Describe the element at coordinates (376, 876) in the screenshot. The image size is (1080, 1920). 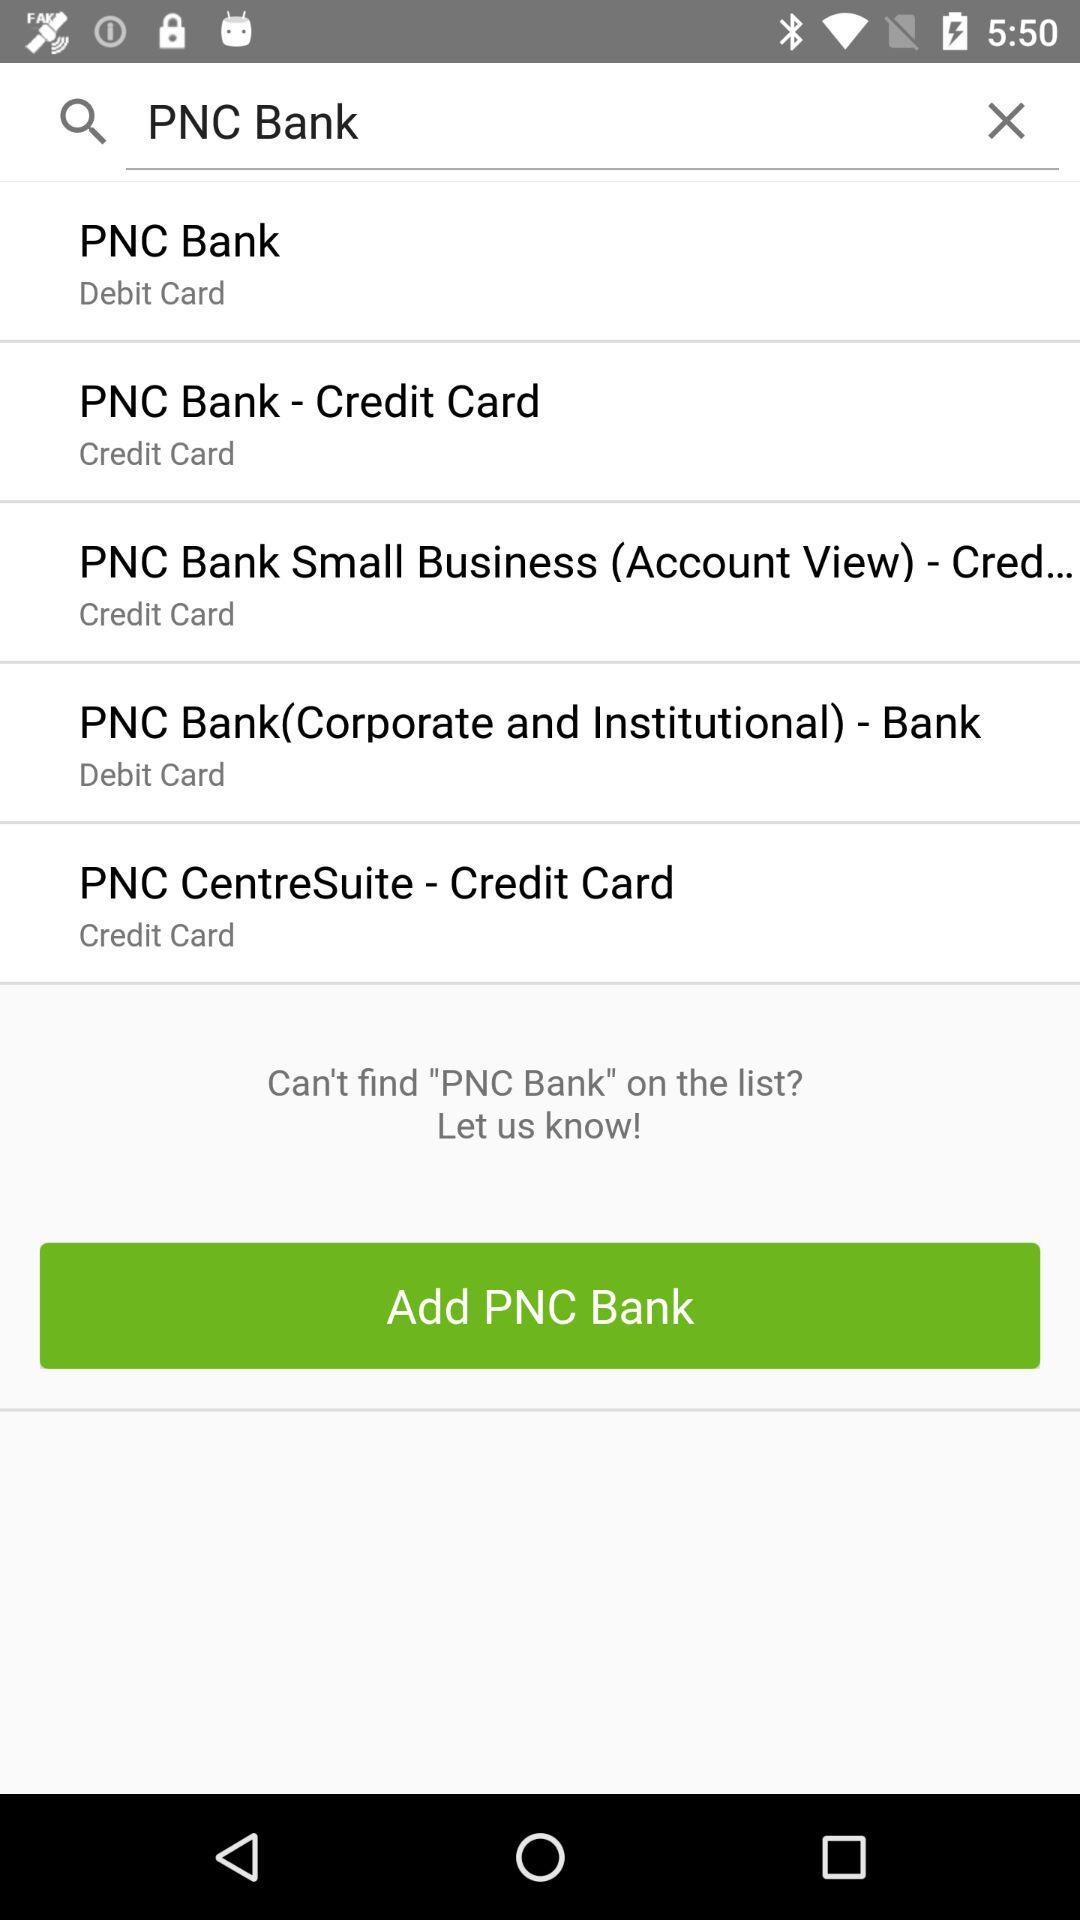
I see `pnc centresuite credit item` at that location.